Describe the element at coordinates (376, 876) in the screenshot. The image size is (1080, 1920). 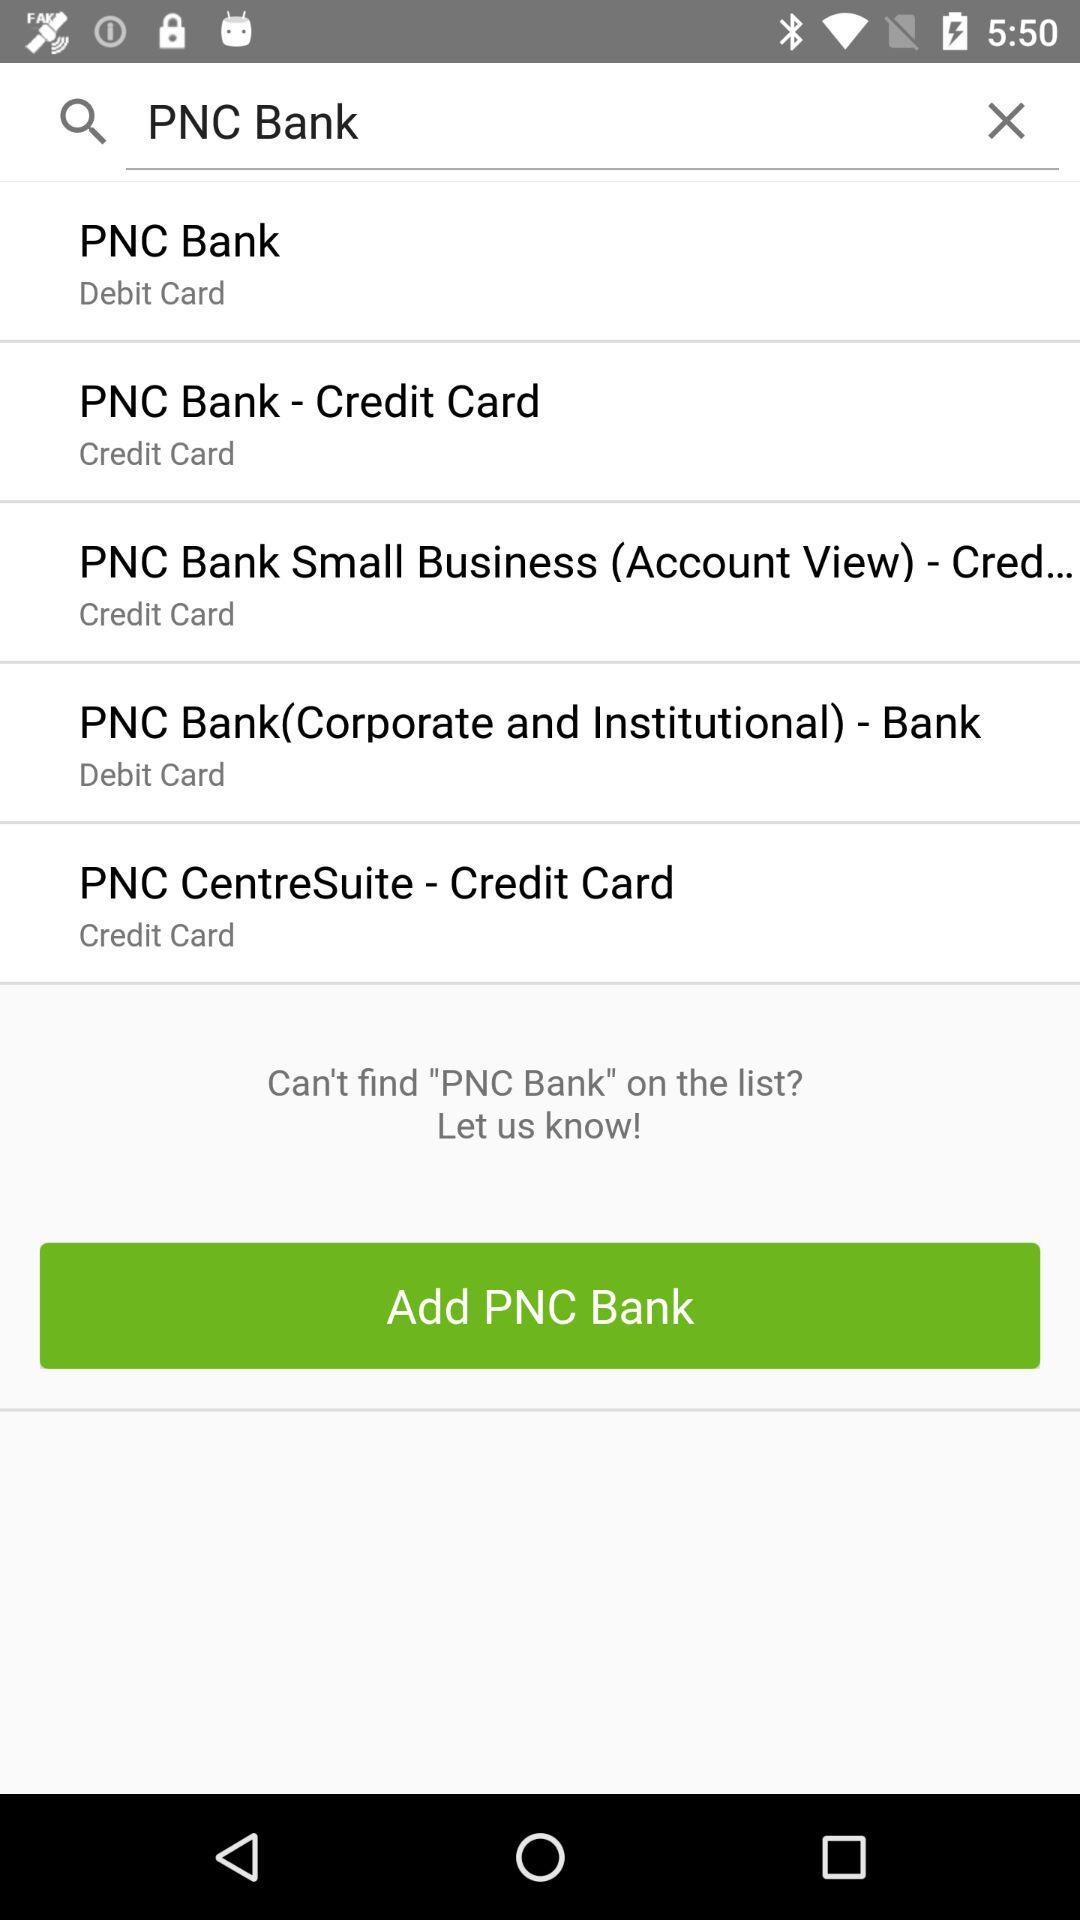
I see `pnc centresuite credit item` at that location.